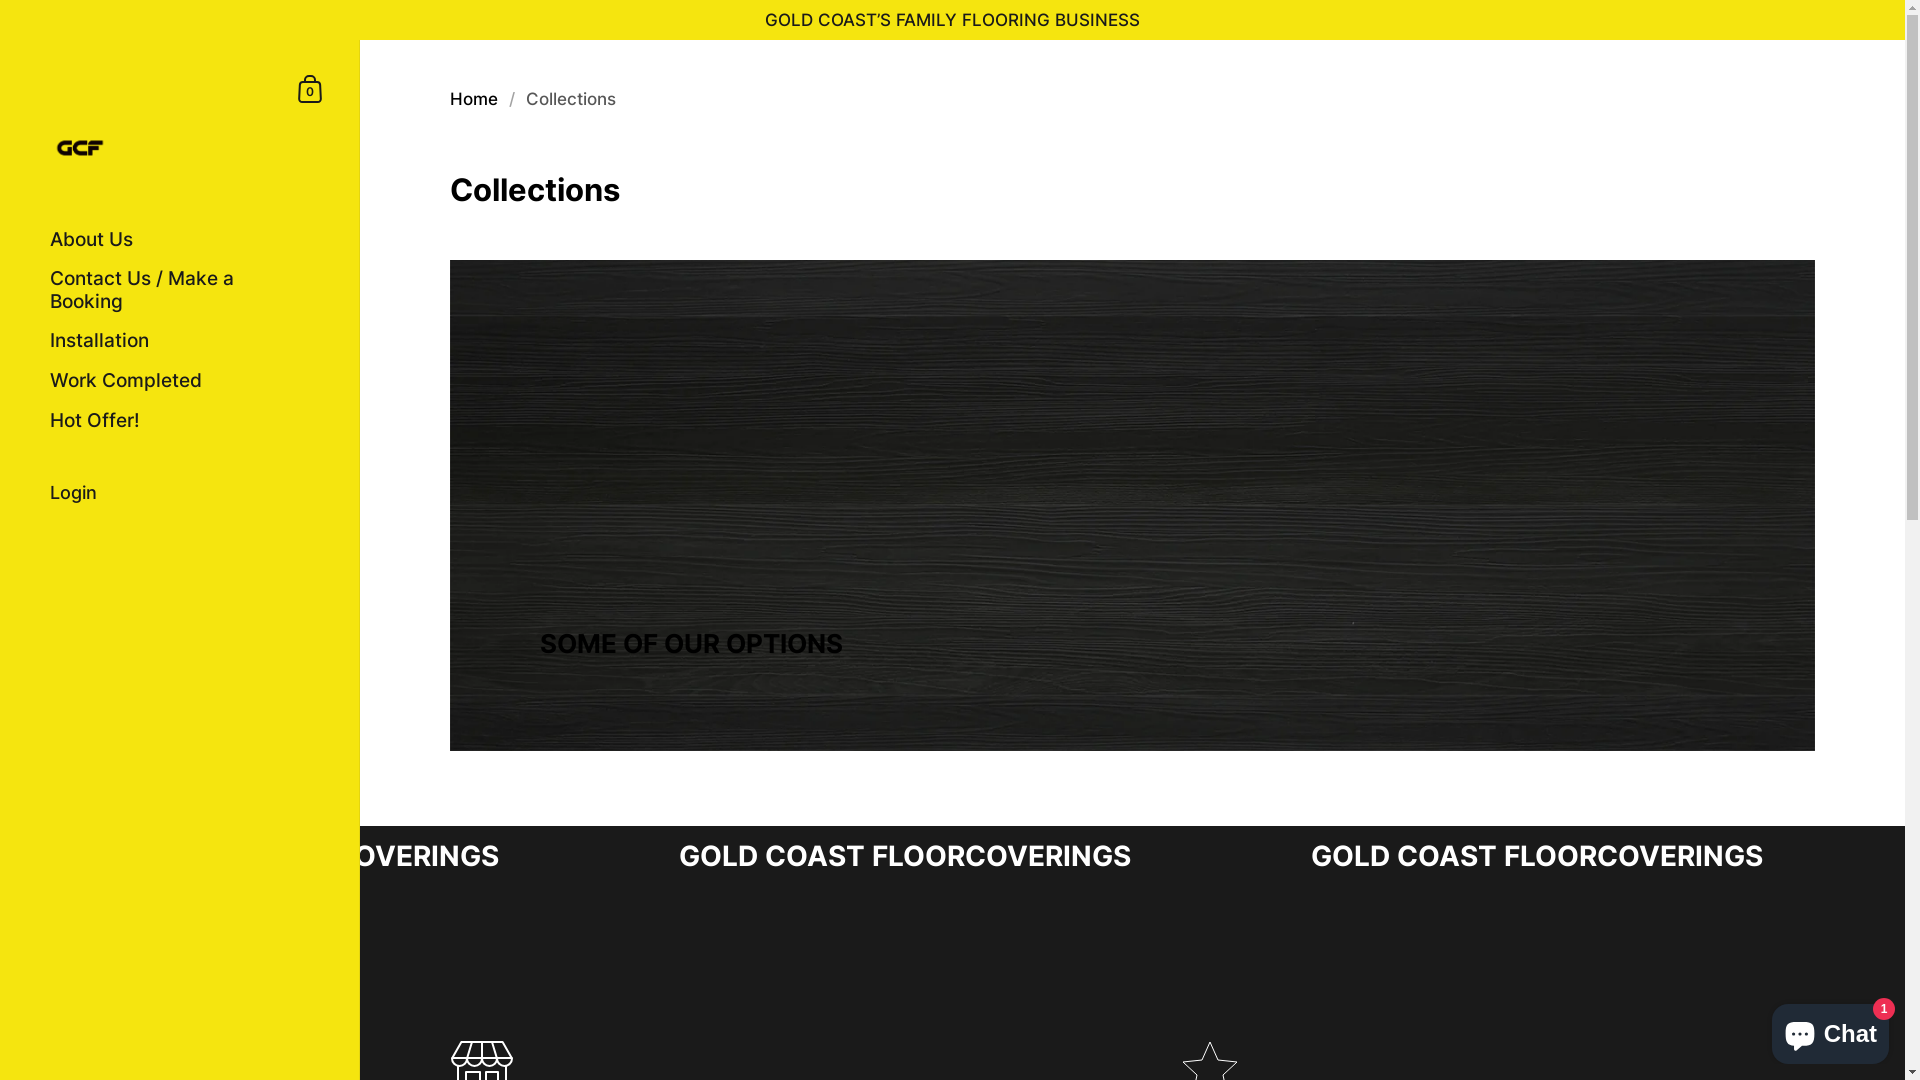  I want to click on 'Work Completed', so click(179, 381).